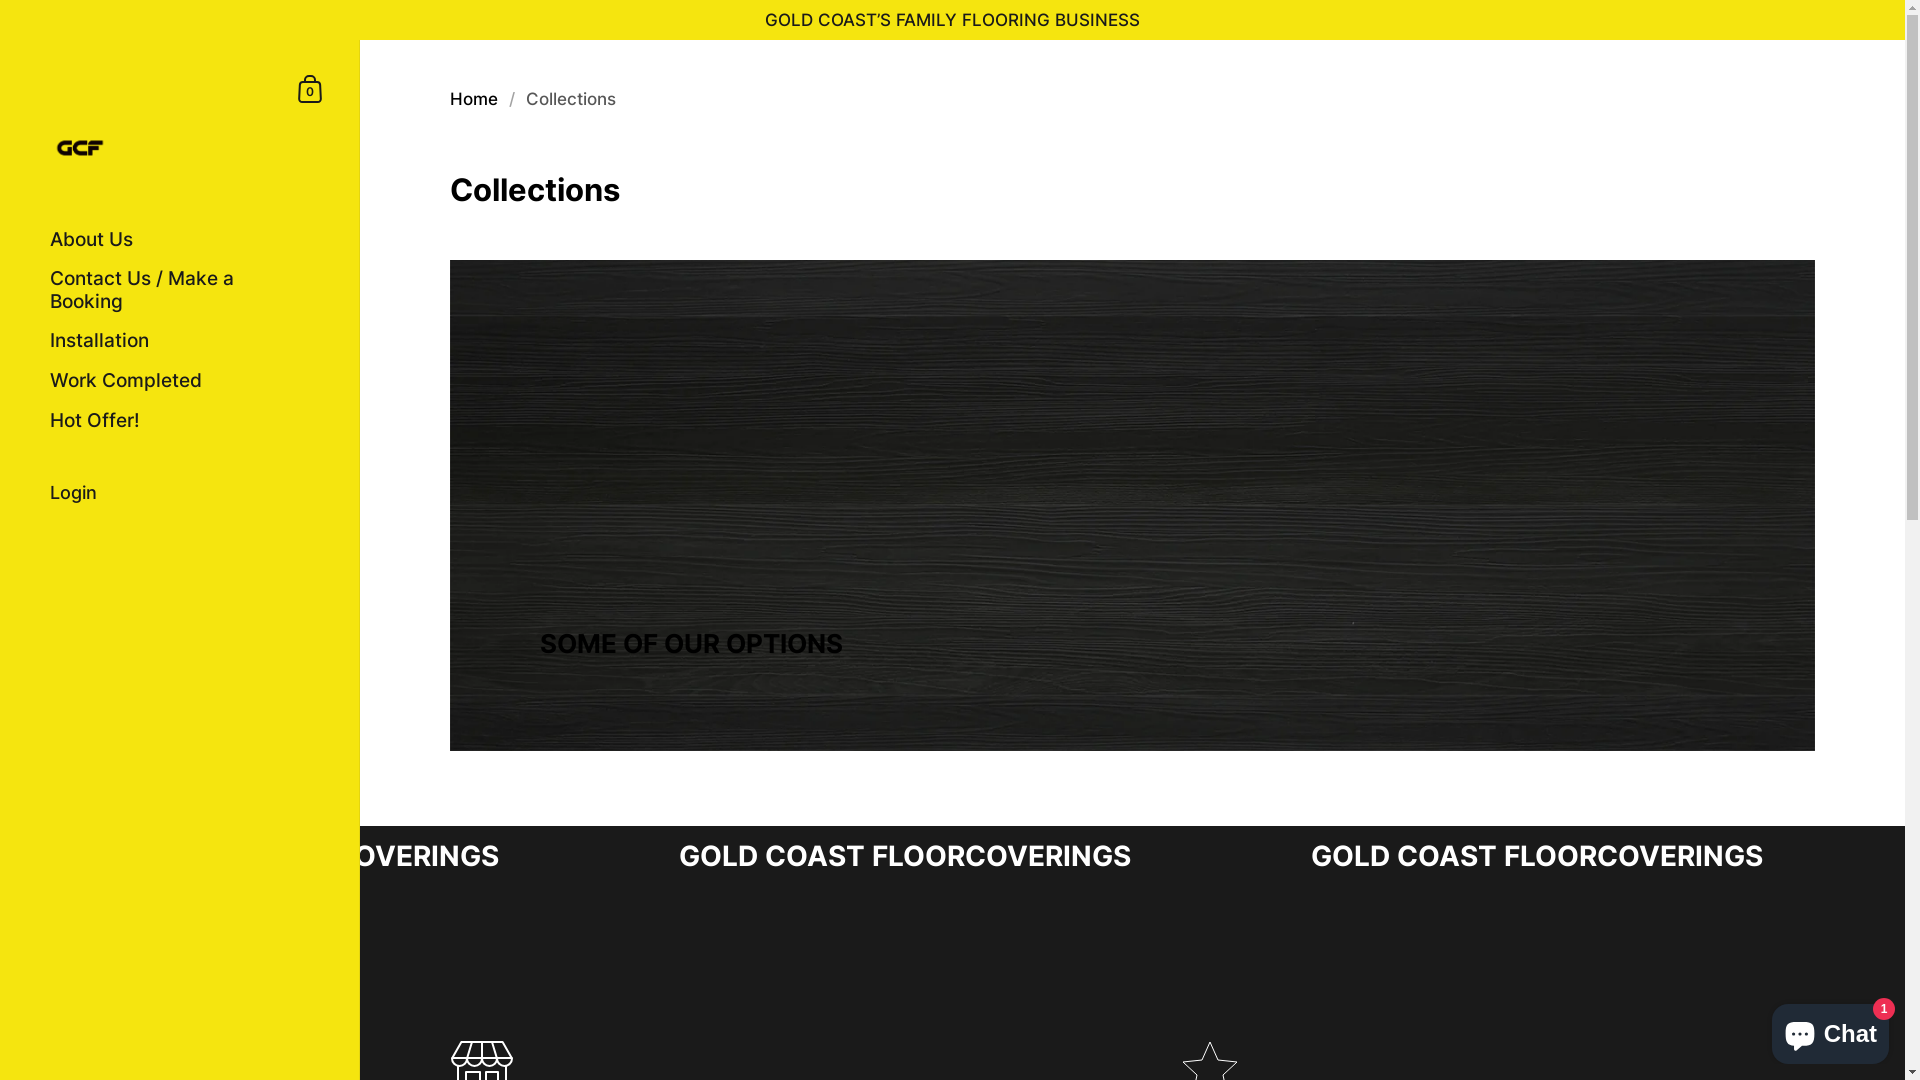  I want to click on 'Work Completed', so click(179, 381).